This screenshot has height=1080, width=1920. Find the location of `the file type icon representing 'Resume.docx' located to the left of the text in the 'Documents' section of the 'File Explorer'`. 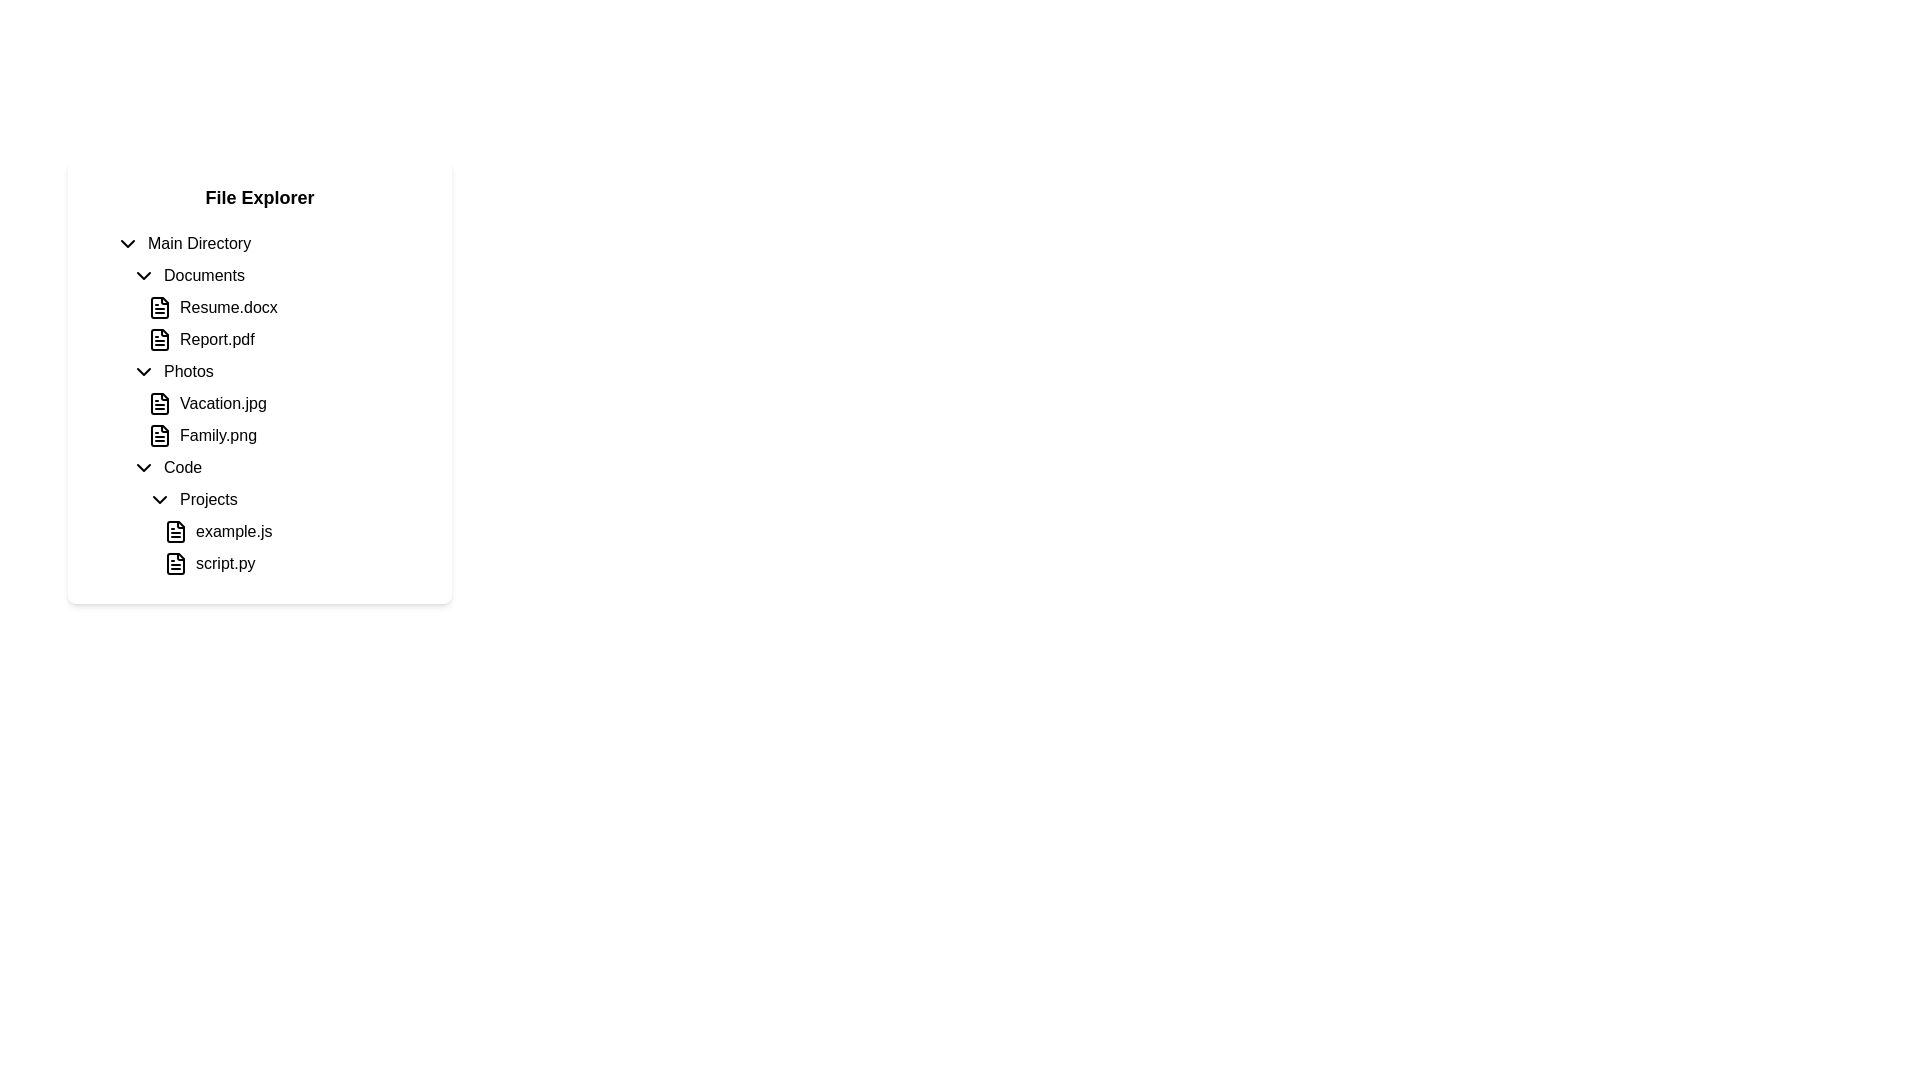

the file type icon representing 'Resume.docx' located to the left of the text in the 'Documents' section of the 'File Explorer' is located at coordinates (158, 308).